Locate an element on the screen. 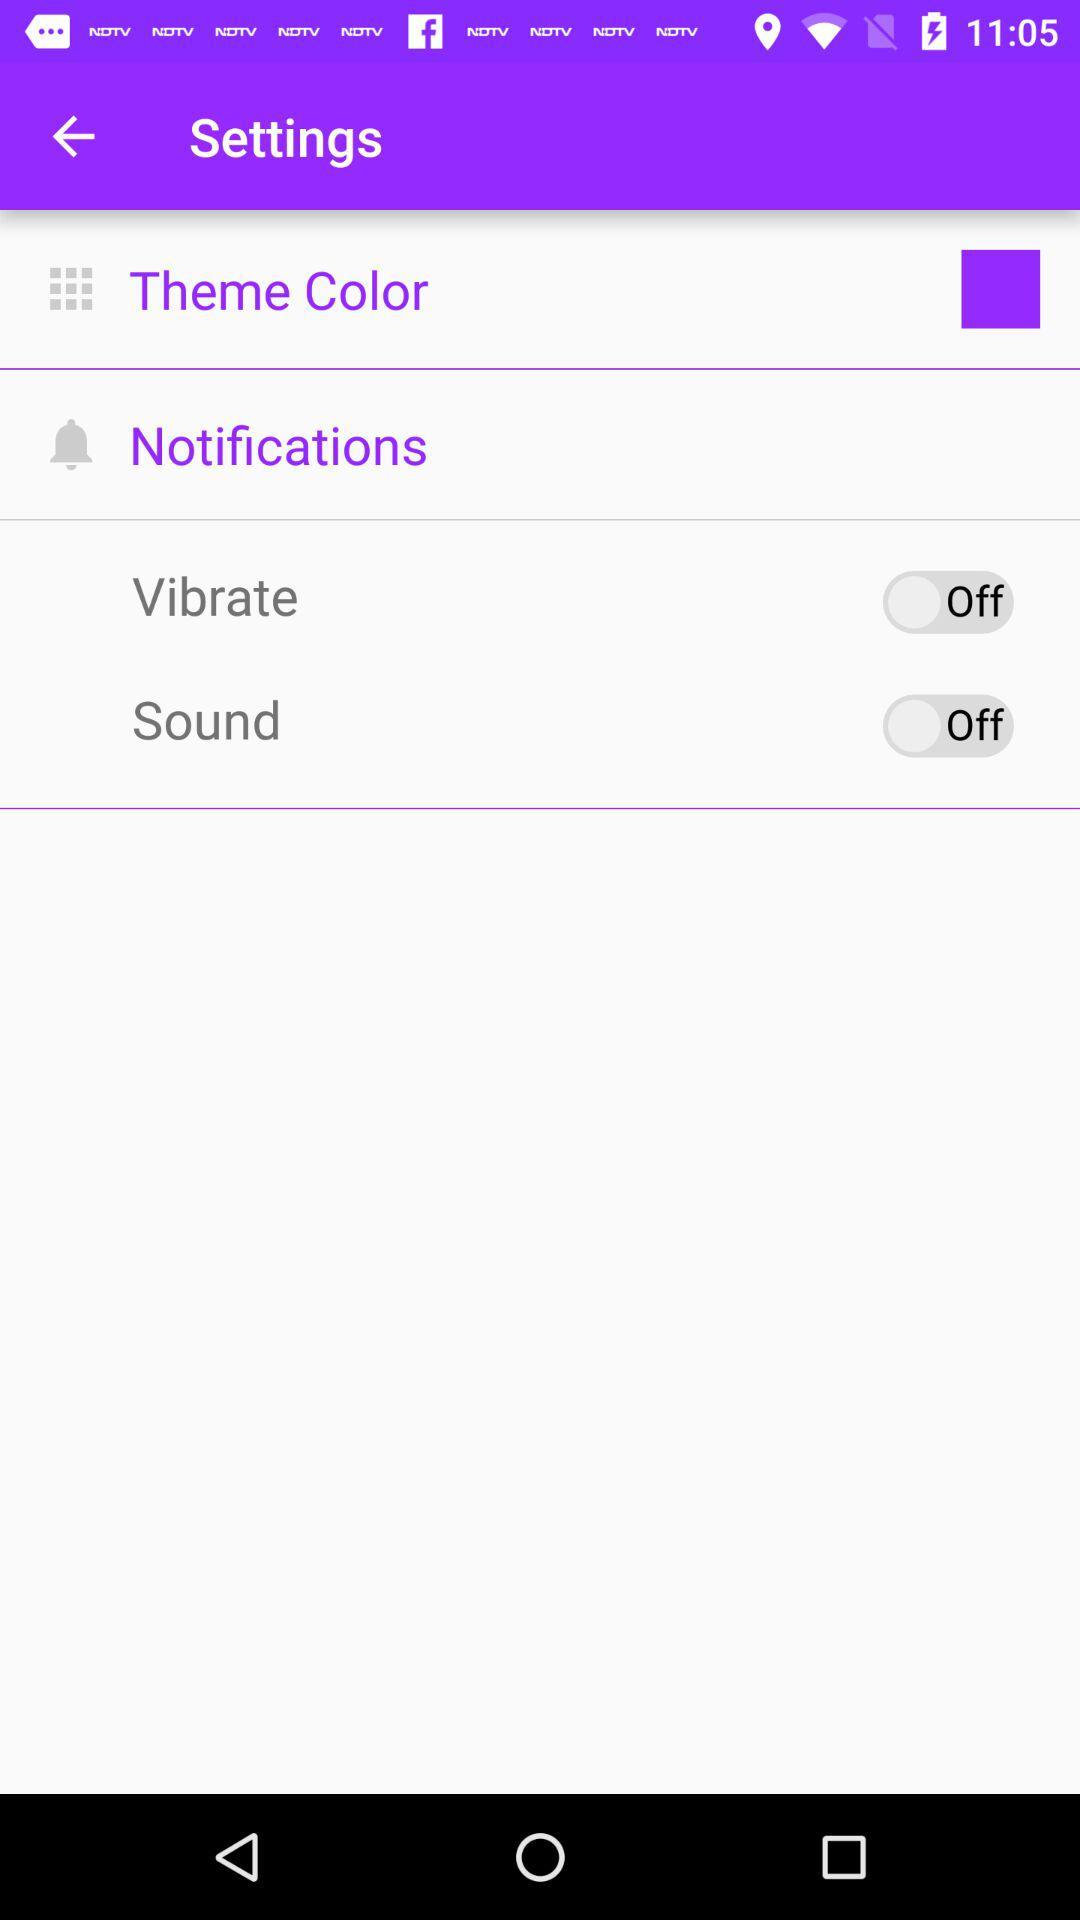  vibrate option is located at coordinates (947, 601).